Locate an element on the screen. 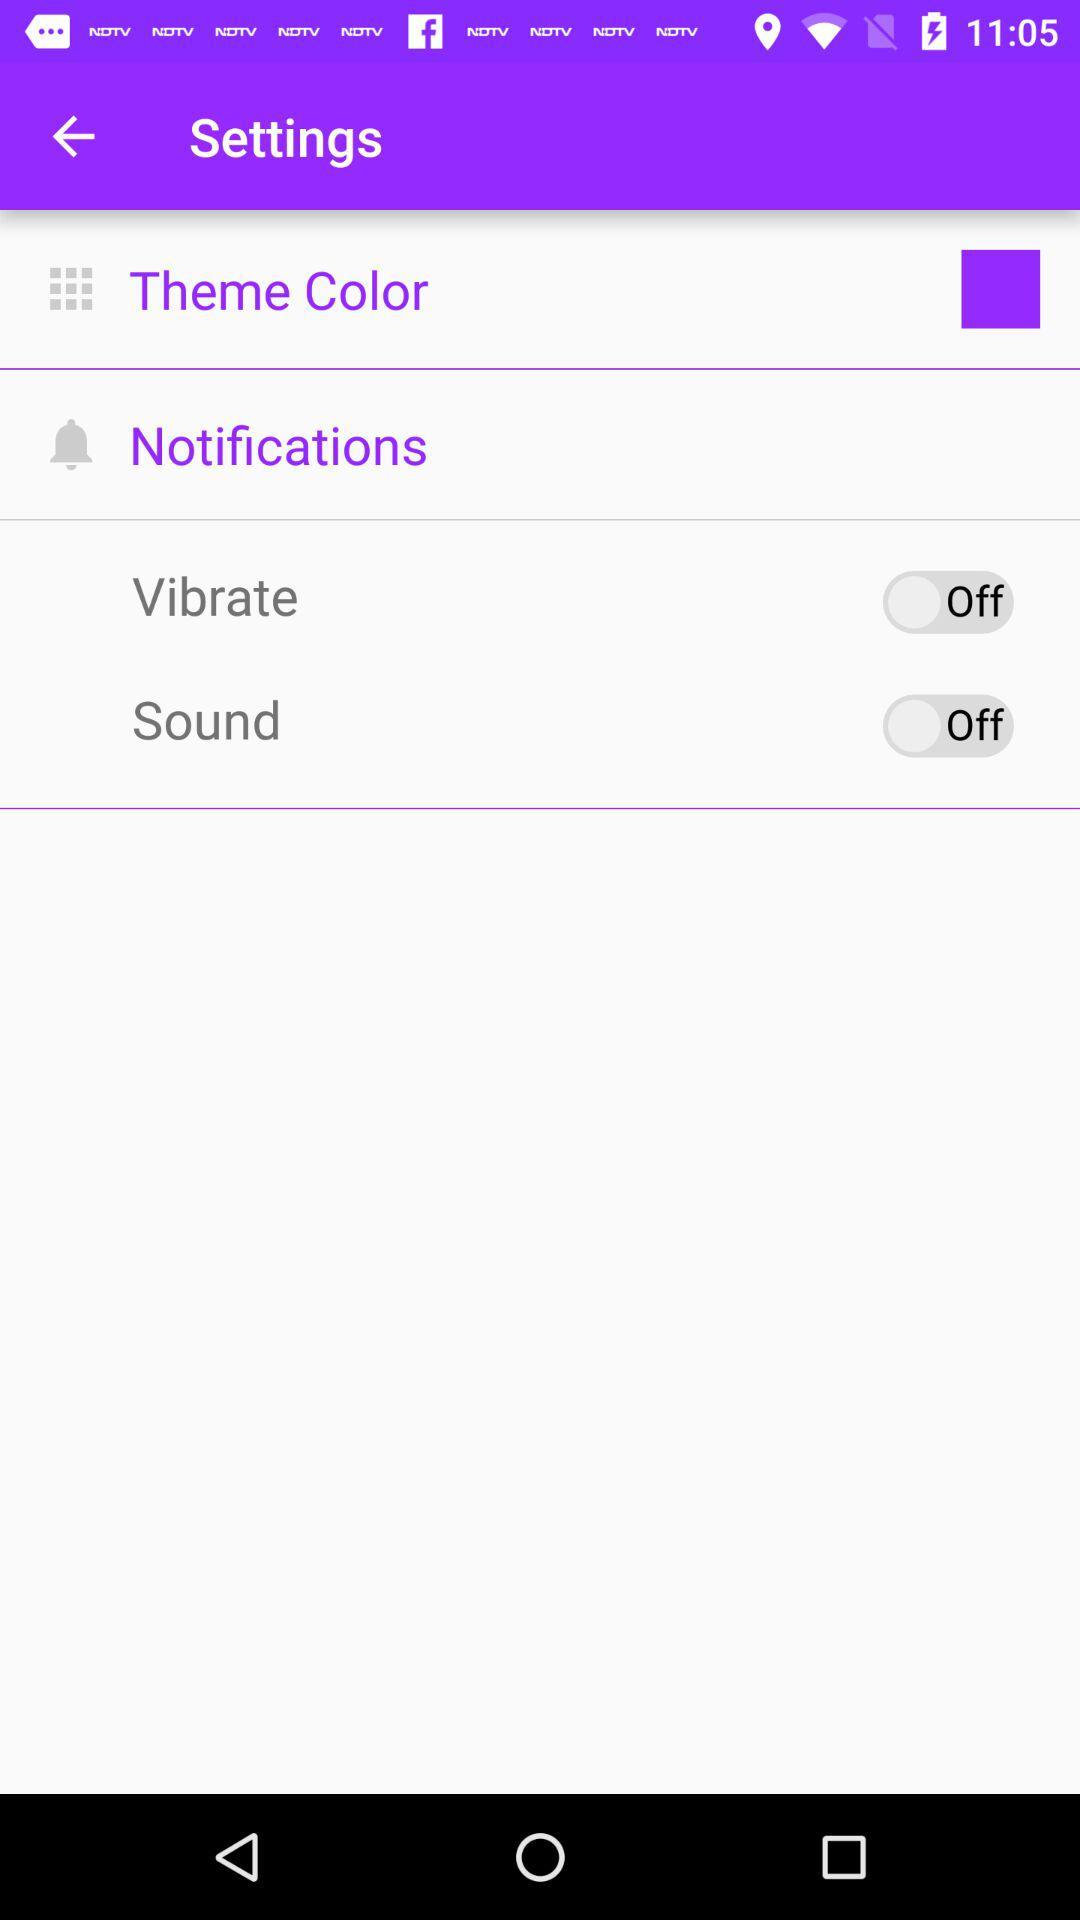  vibrate option is located at coordinates (947, 601).